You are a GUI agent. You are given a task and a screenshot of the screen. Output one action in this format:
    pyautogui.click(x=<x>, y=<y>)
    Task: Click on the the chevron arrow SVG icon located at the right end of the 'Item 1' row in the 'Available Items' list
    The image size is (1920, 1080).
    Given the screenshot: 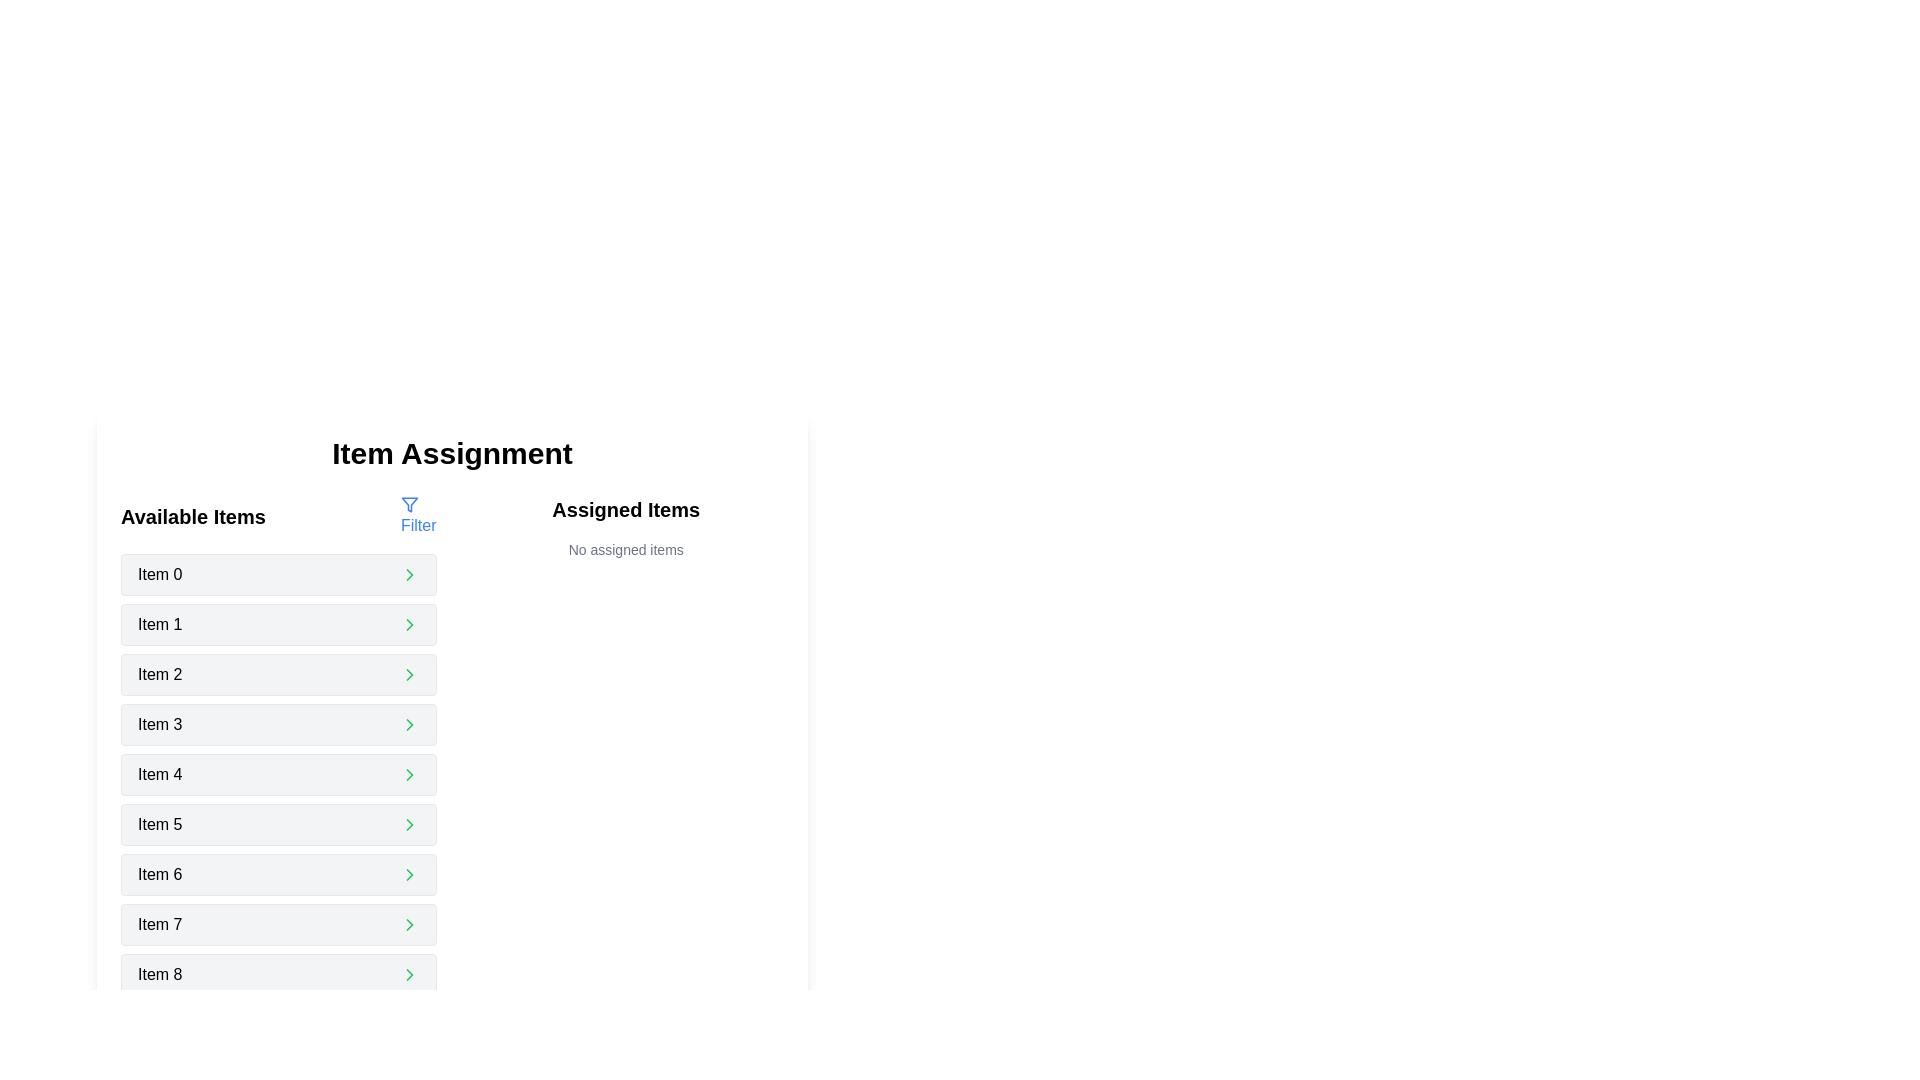 What is the action you would take?
    pyautogui.click(x=408, y=574)
    